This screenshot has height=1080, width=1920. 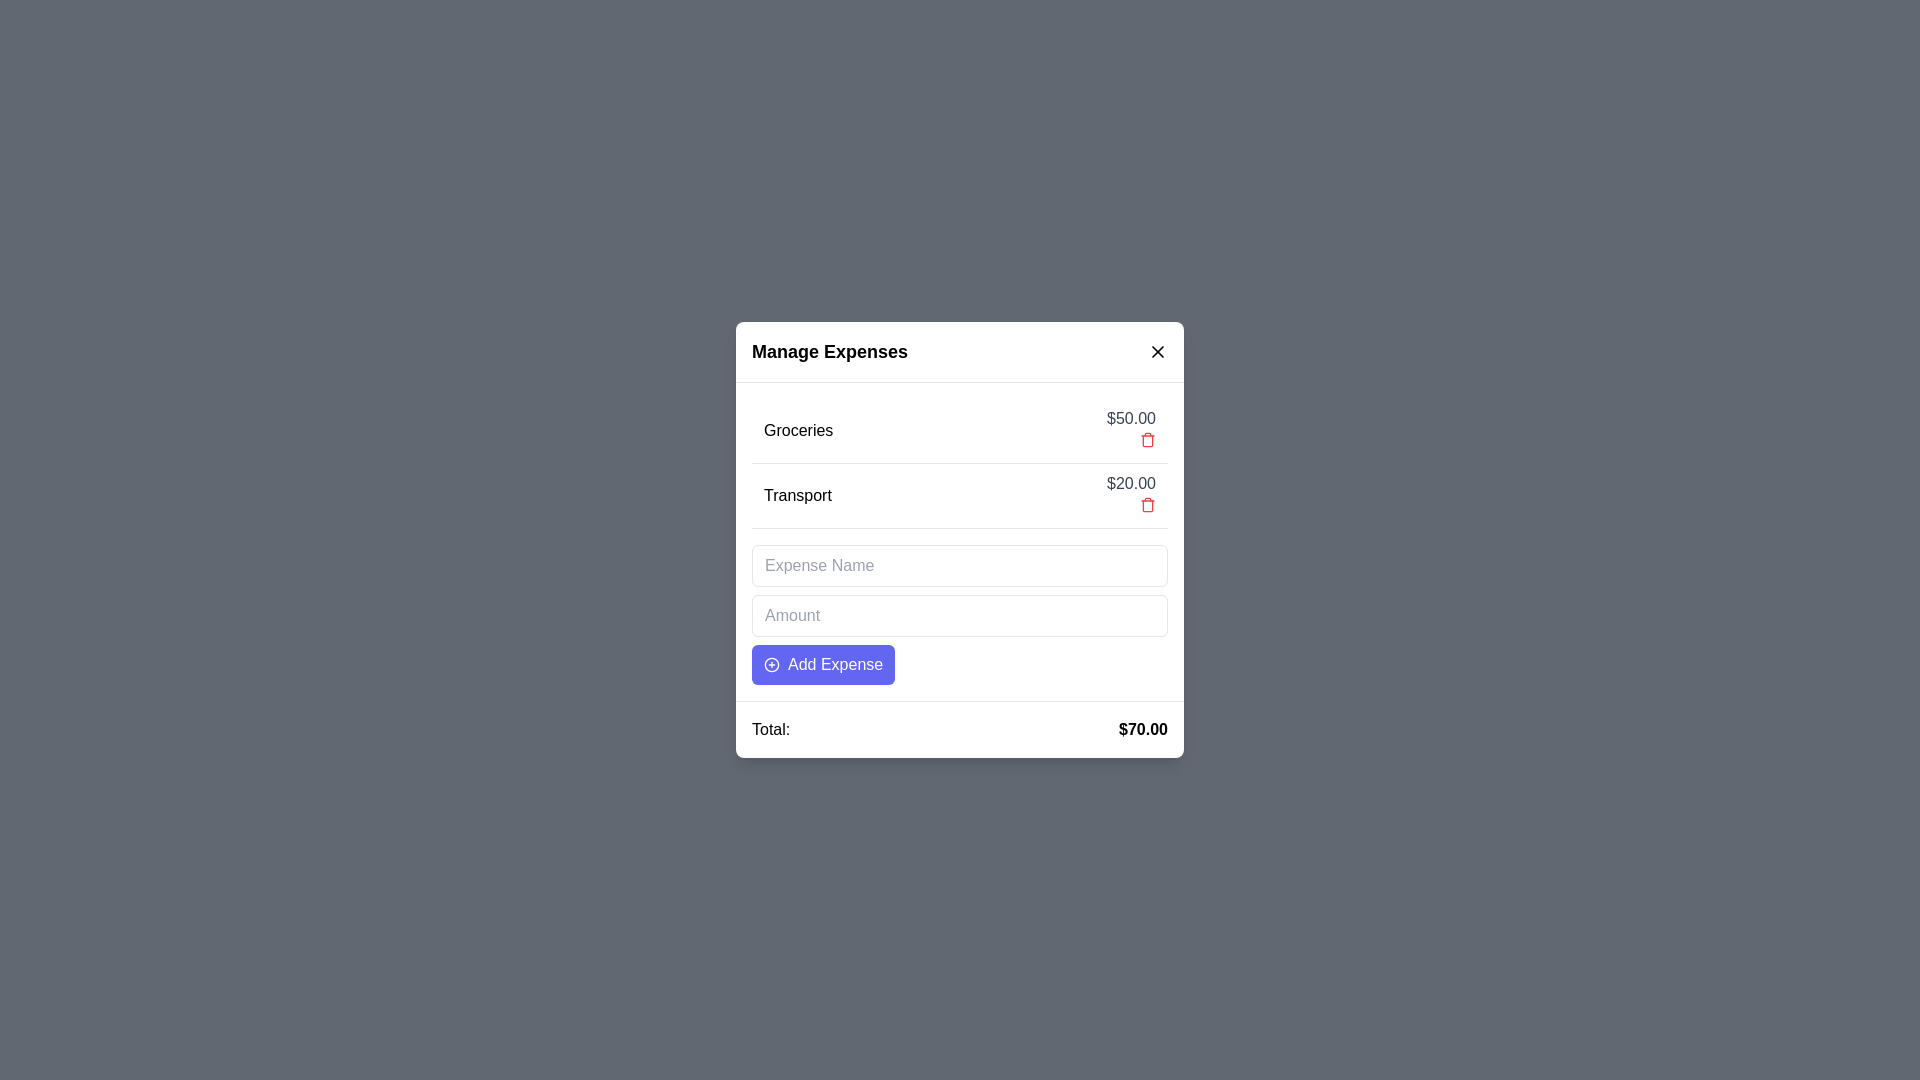 I want to click on the trash can icon located to the right of the 'Transport' text and the '$20.00' amount in the 'Manage Expenses' dialog box, so click(x=1147, y=504).